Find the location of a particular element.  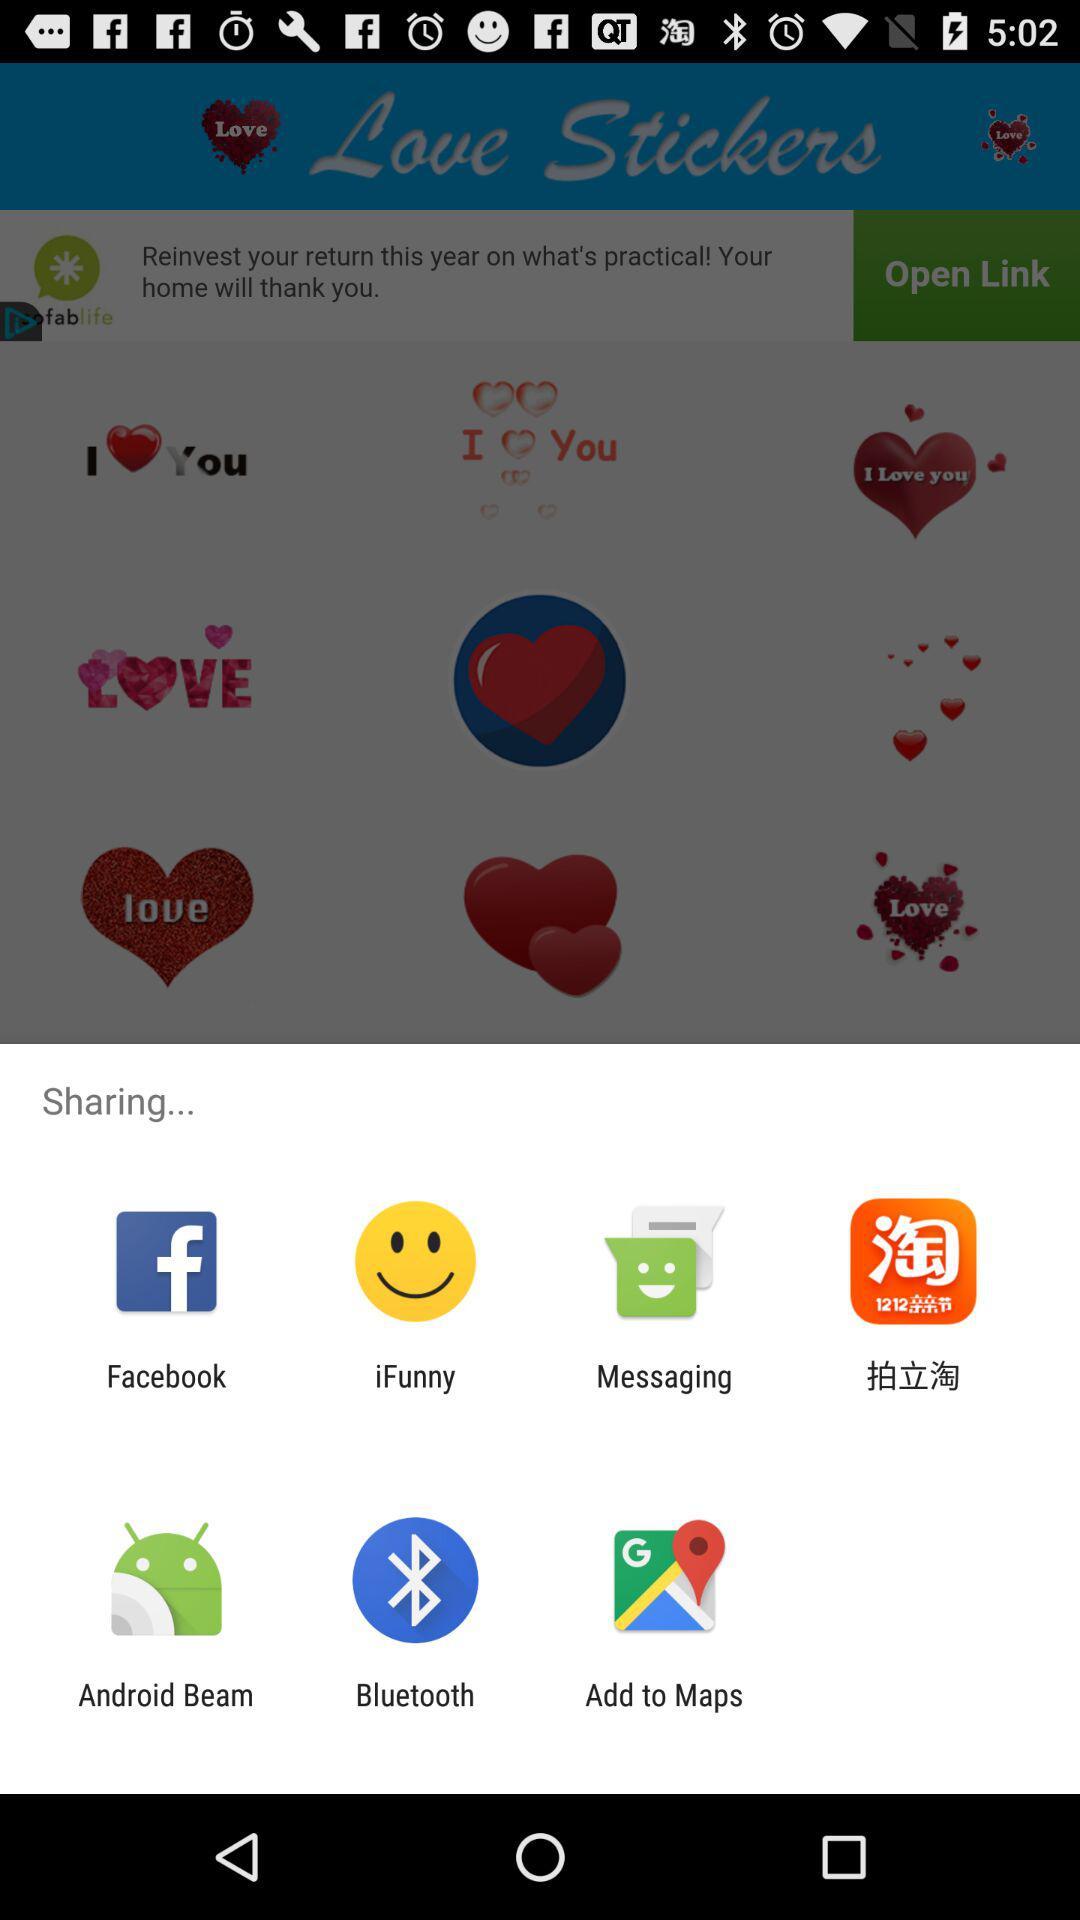

item next to ifunny app is located at coordinates (664, 1392).